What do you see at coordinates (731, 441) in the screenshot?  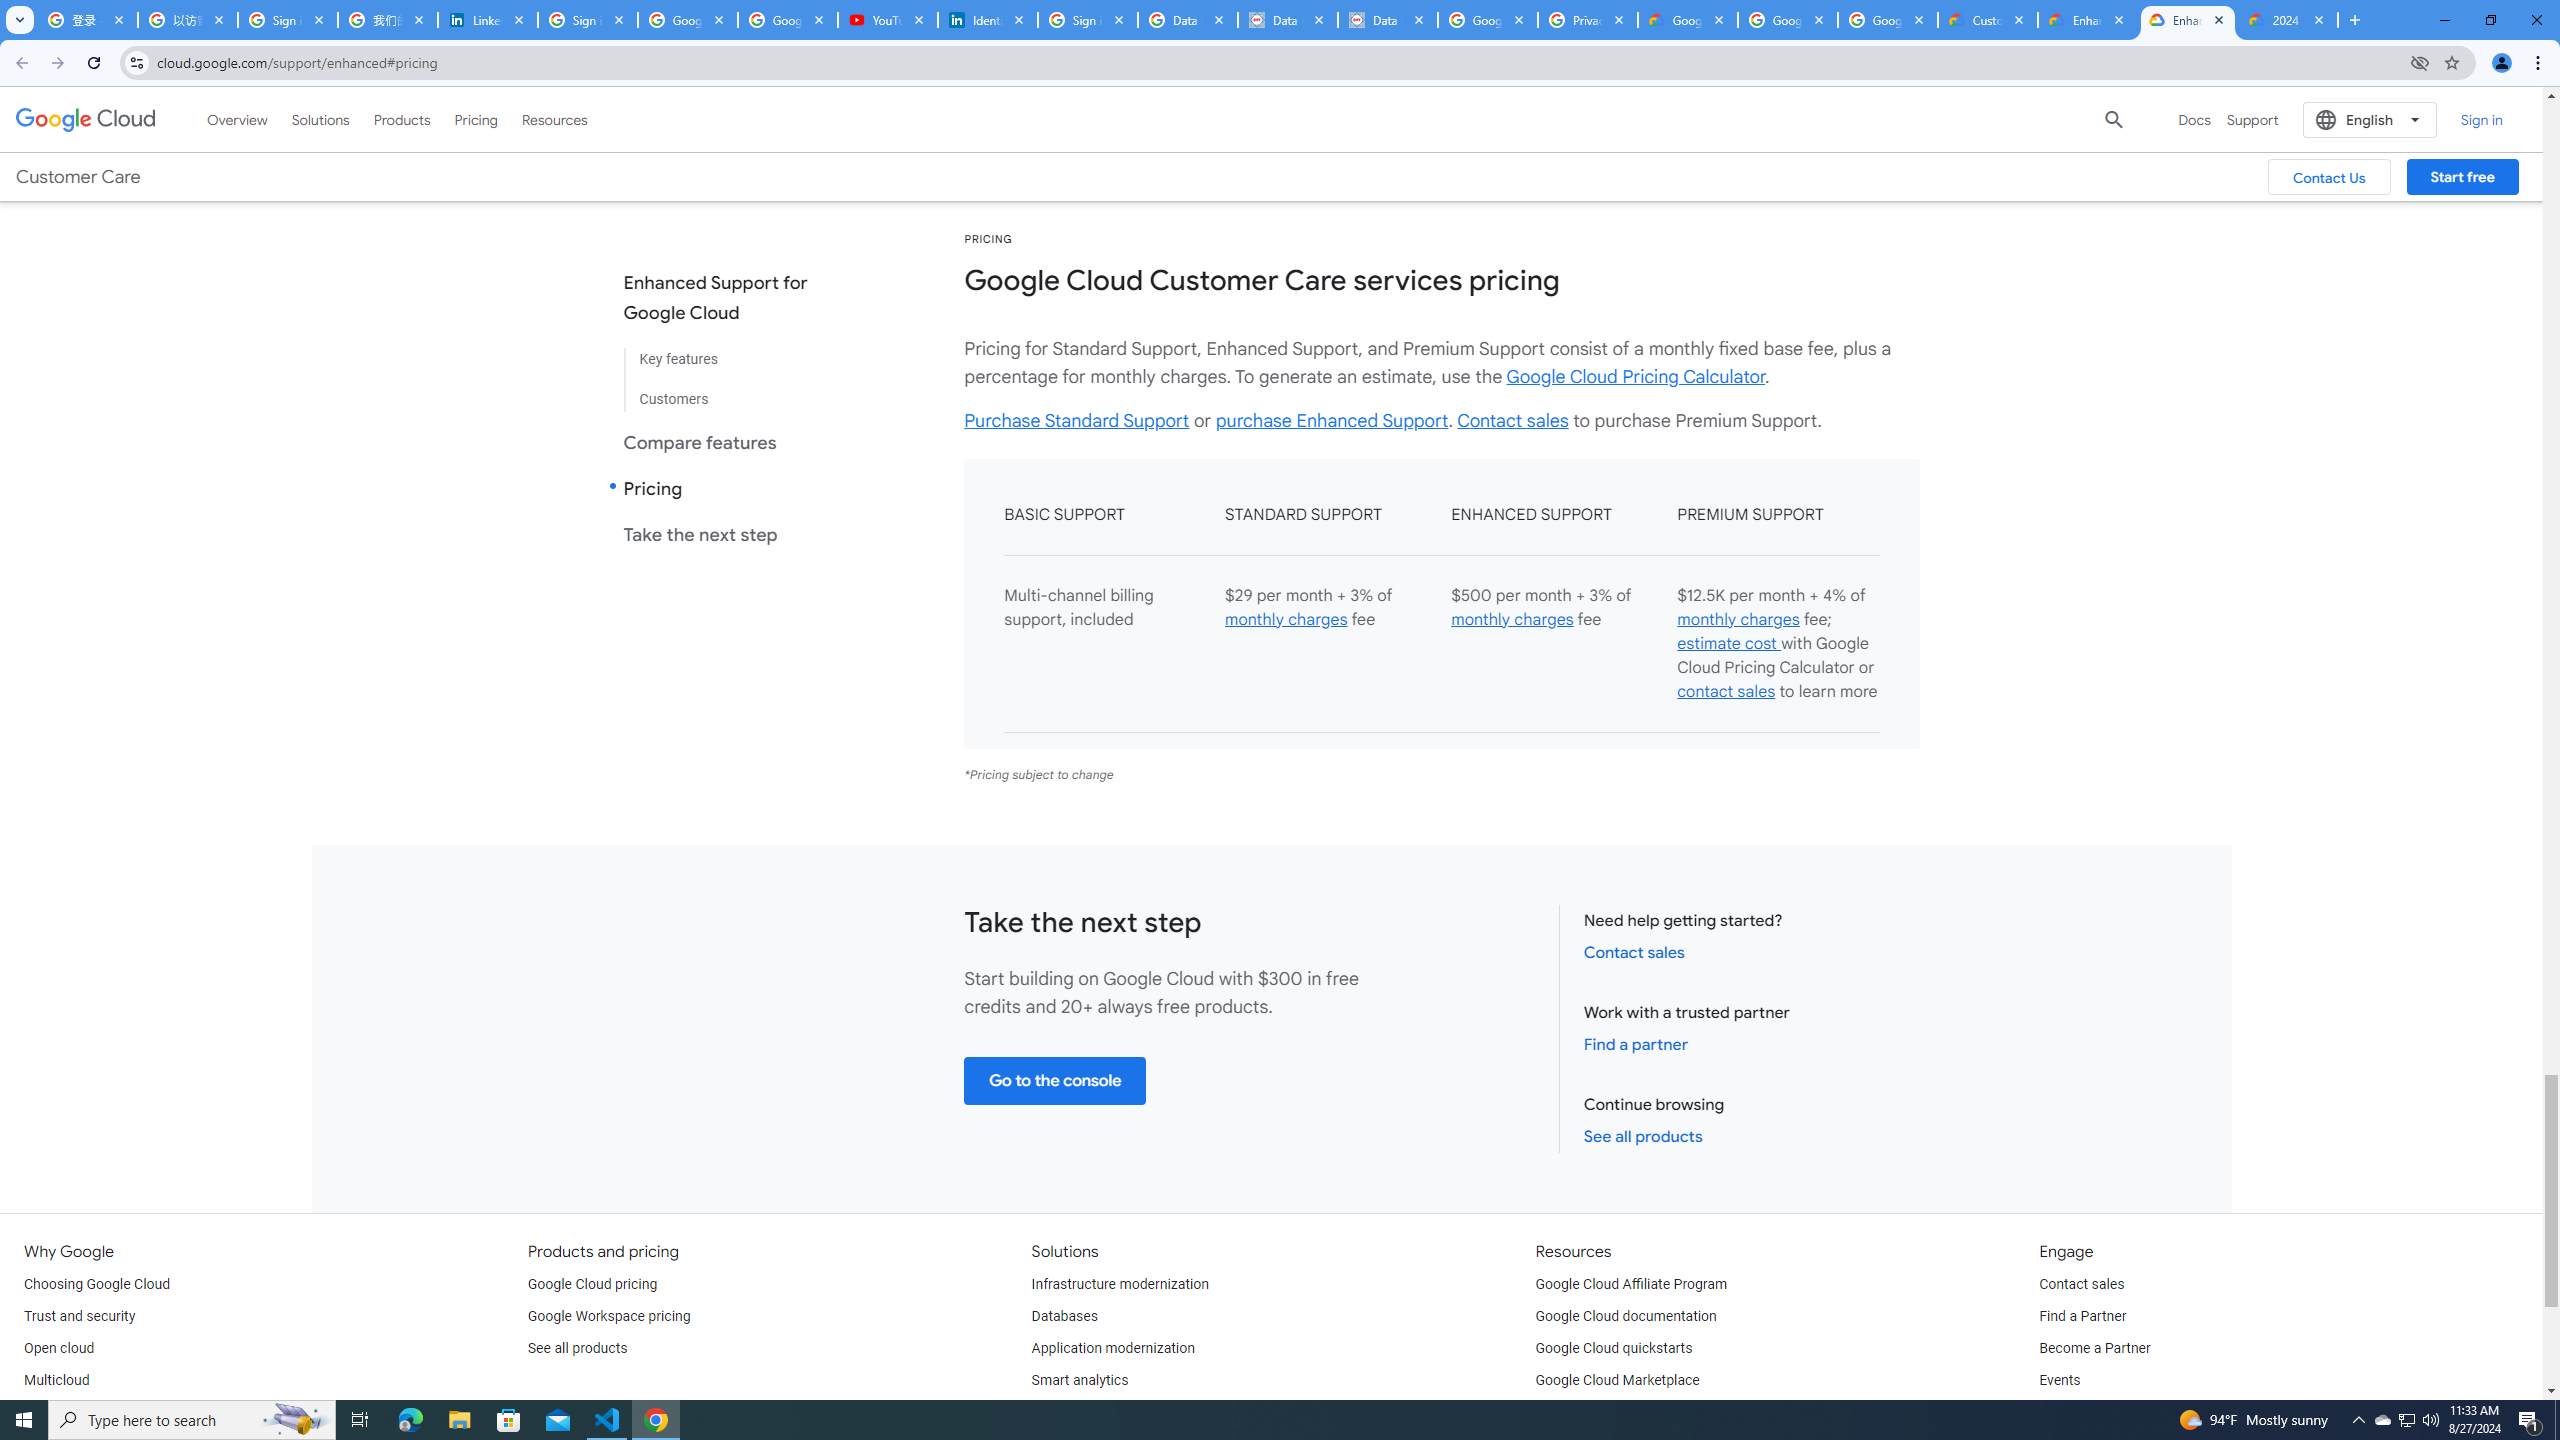 I see `'Compare features'` at bounding box center [731, 441].